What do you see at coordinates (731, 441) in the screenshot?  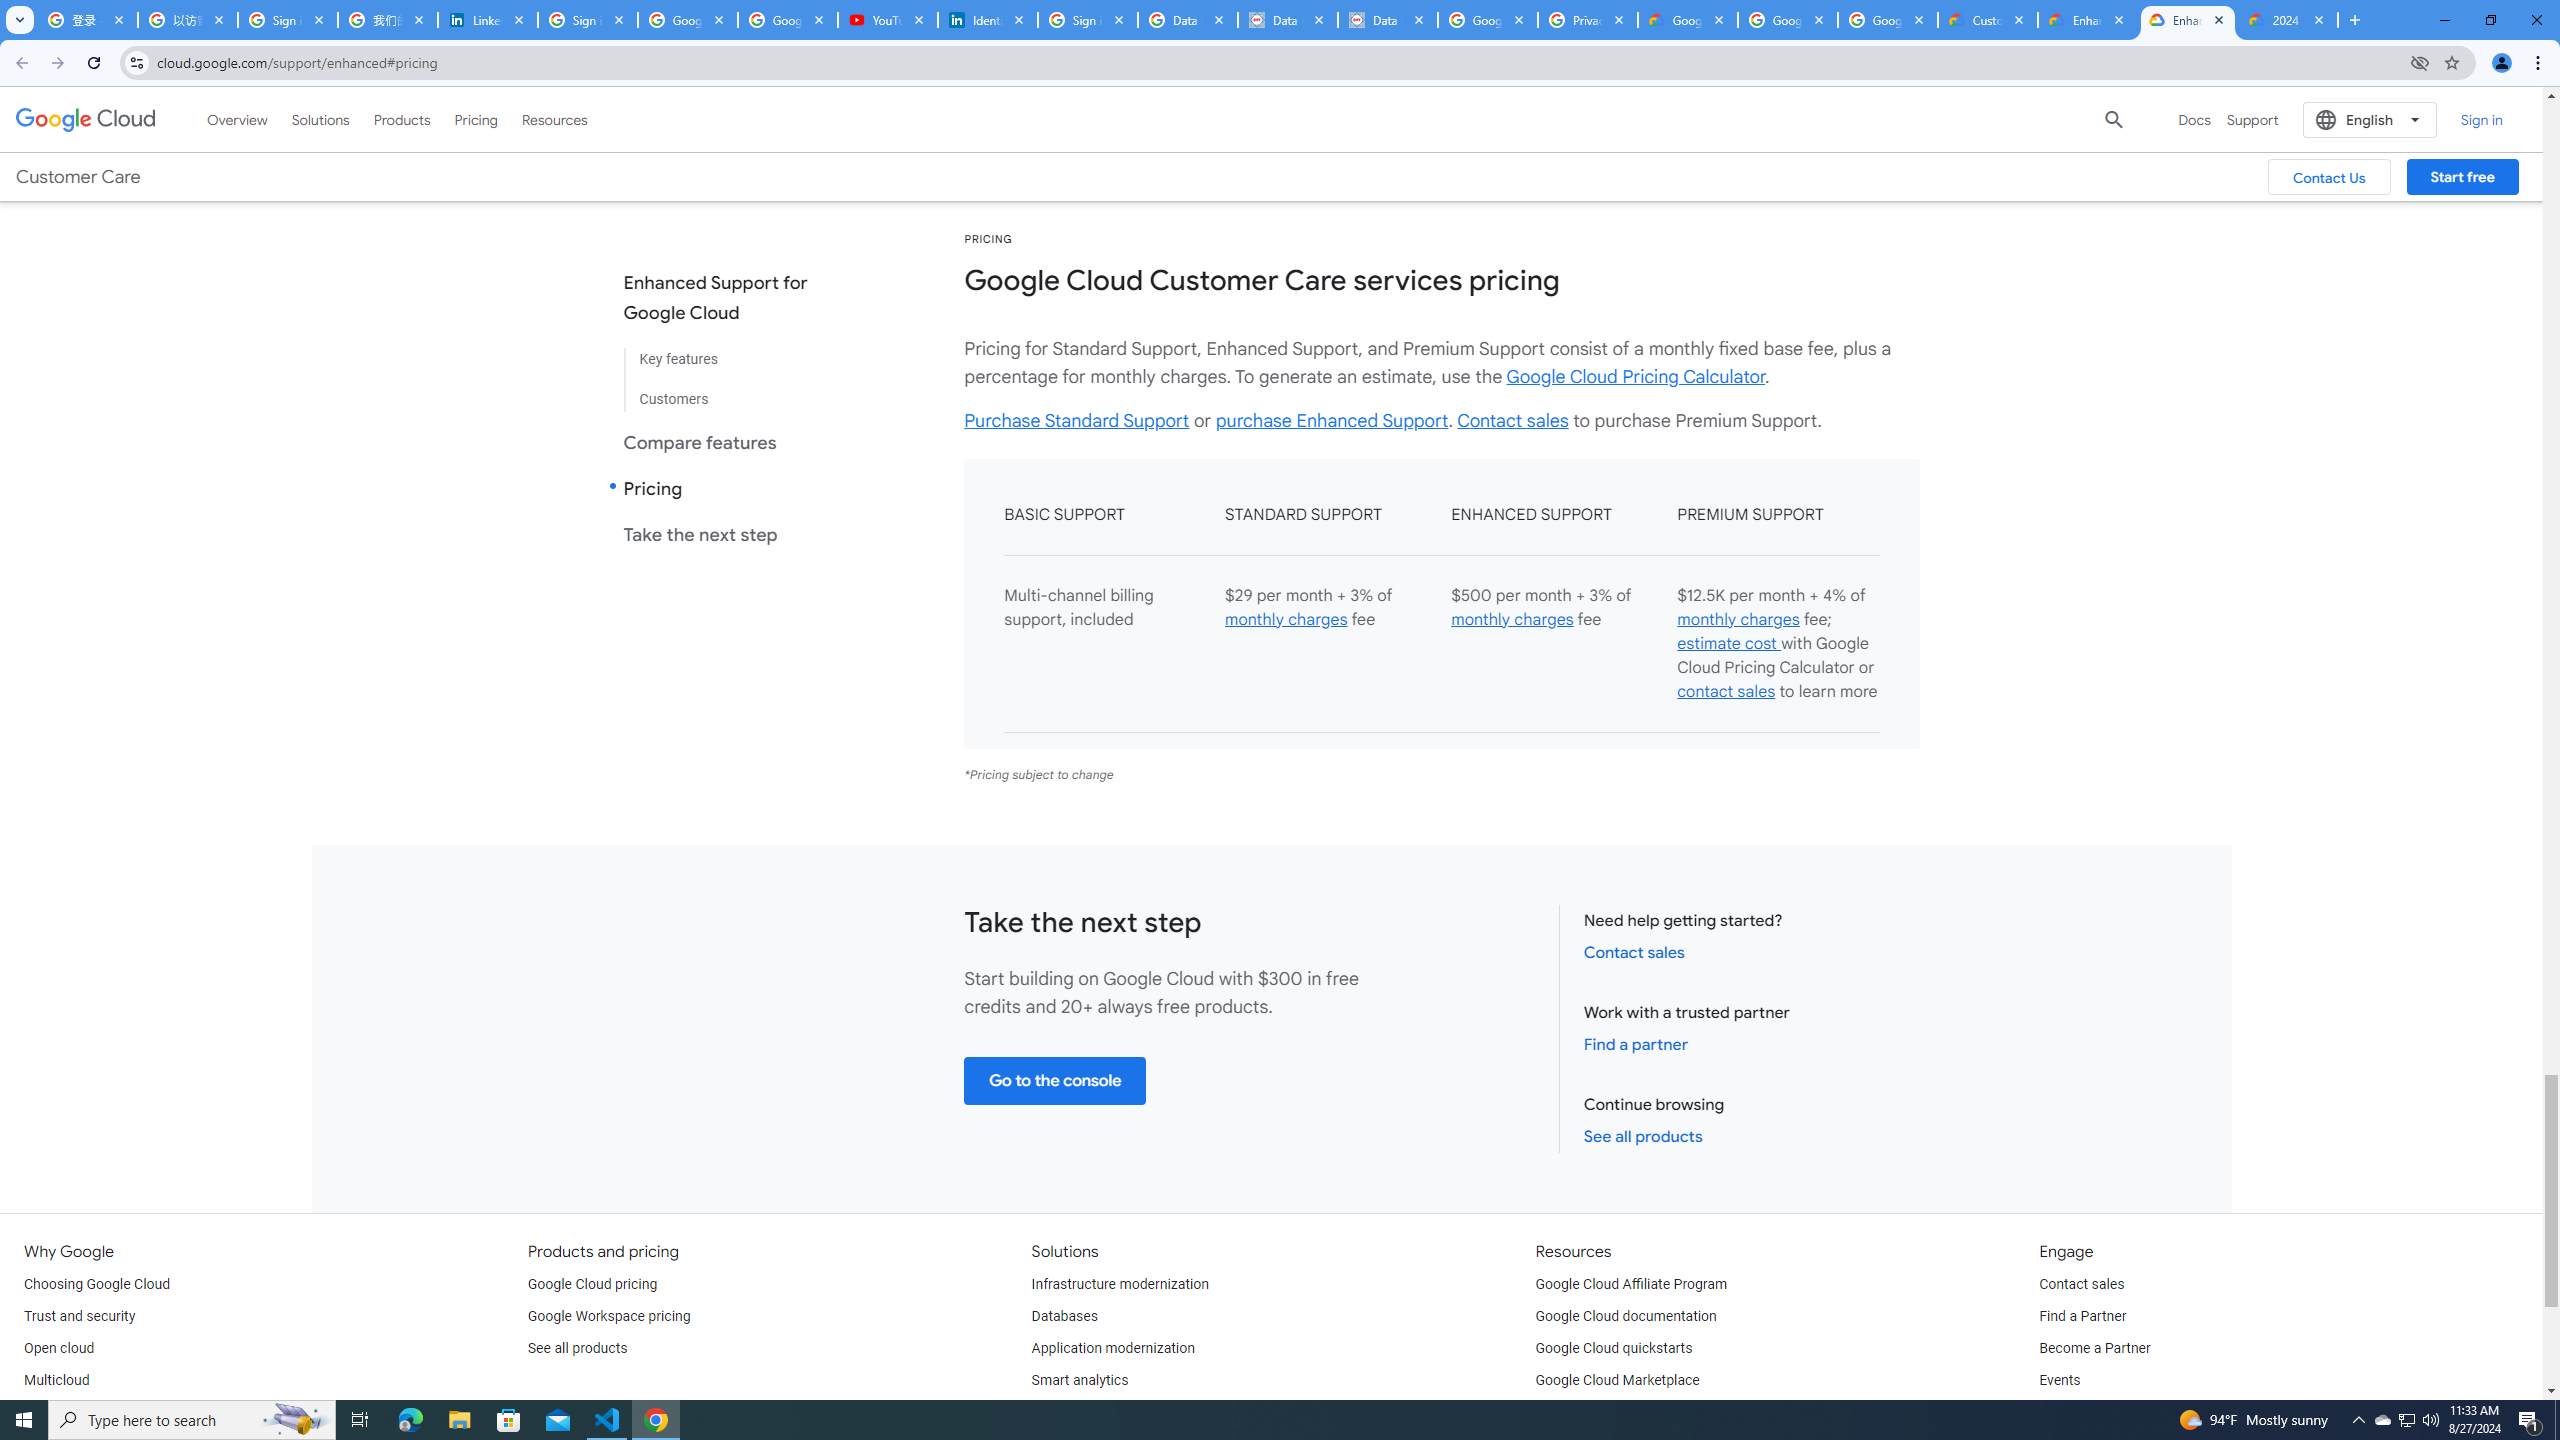 I see `'Compare features'` at bounding box center [731, 441].